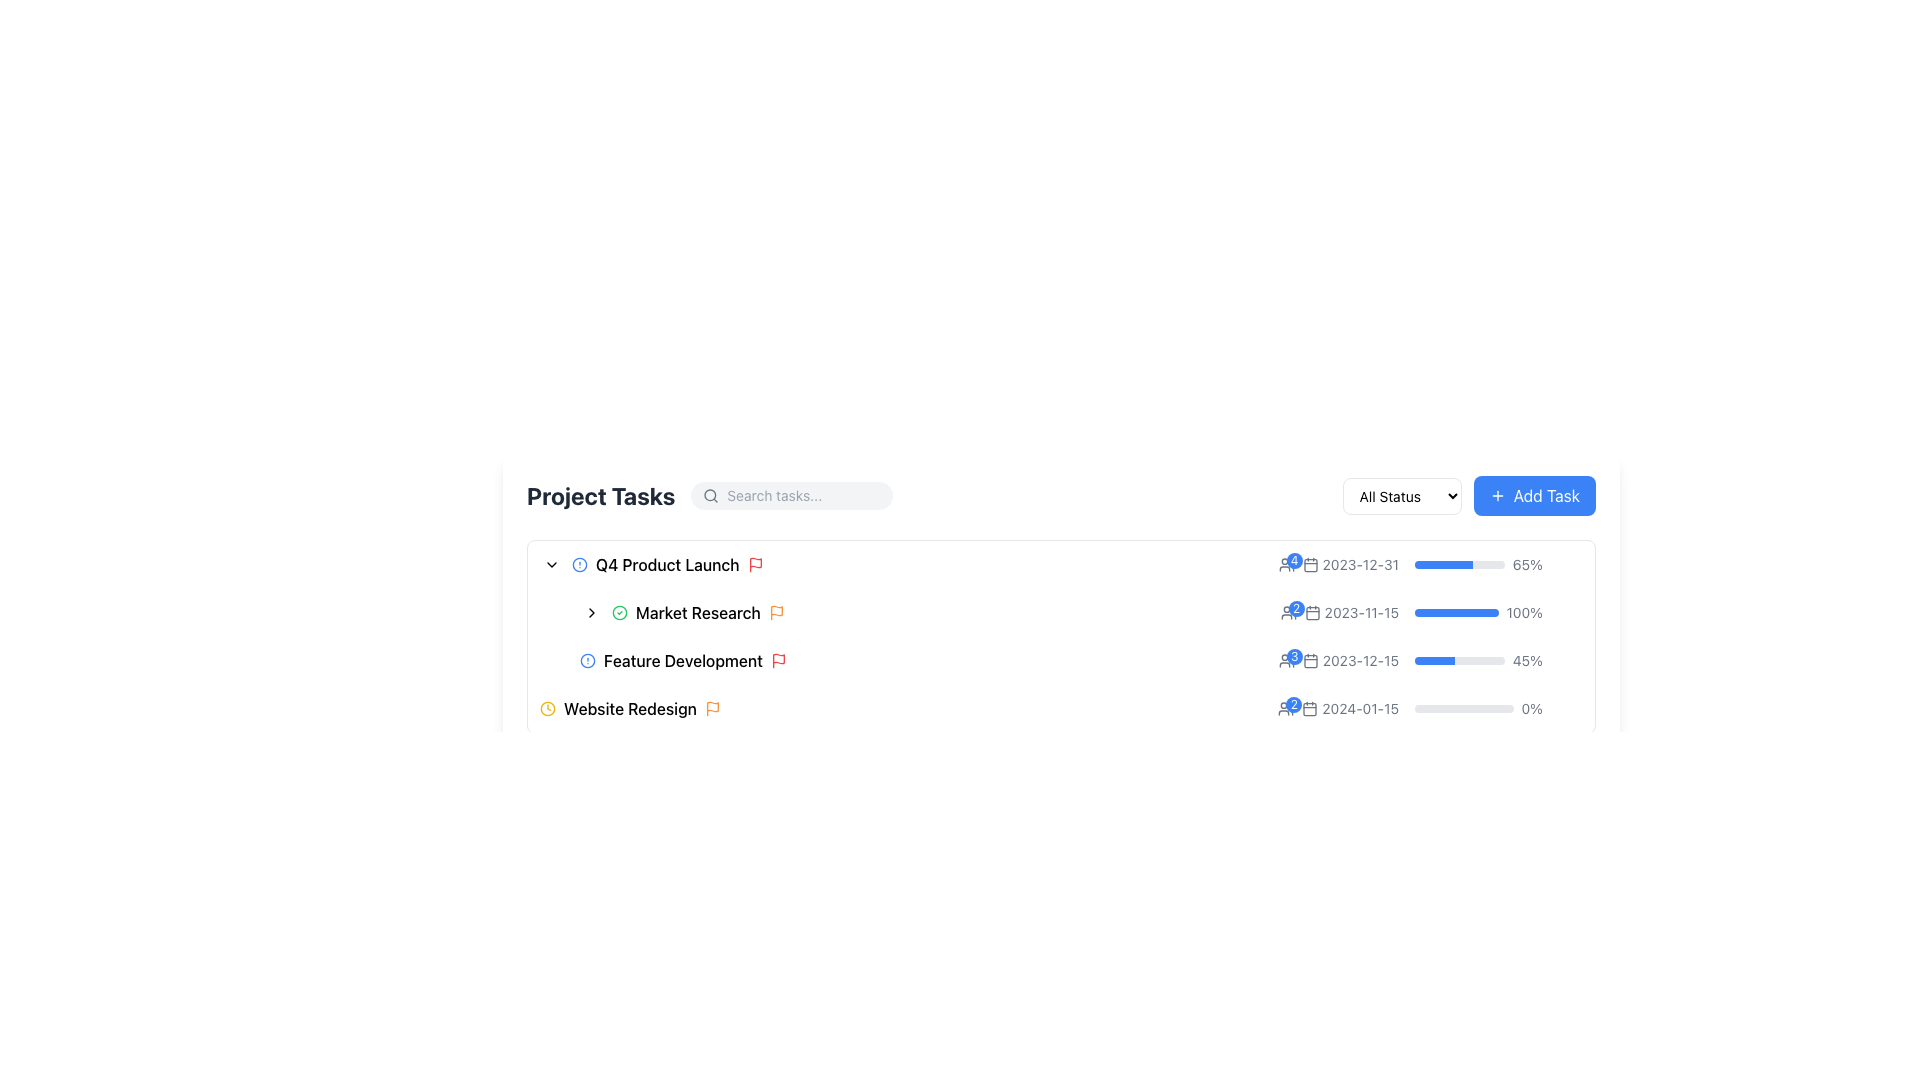  I want to click on the calendar icon element adjacent to the date label for '2023-12-15', so click(1310, 660).